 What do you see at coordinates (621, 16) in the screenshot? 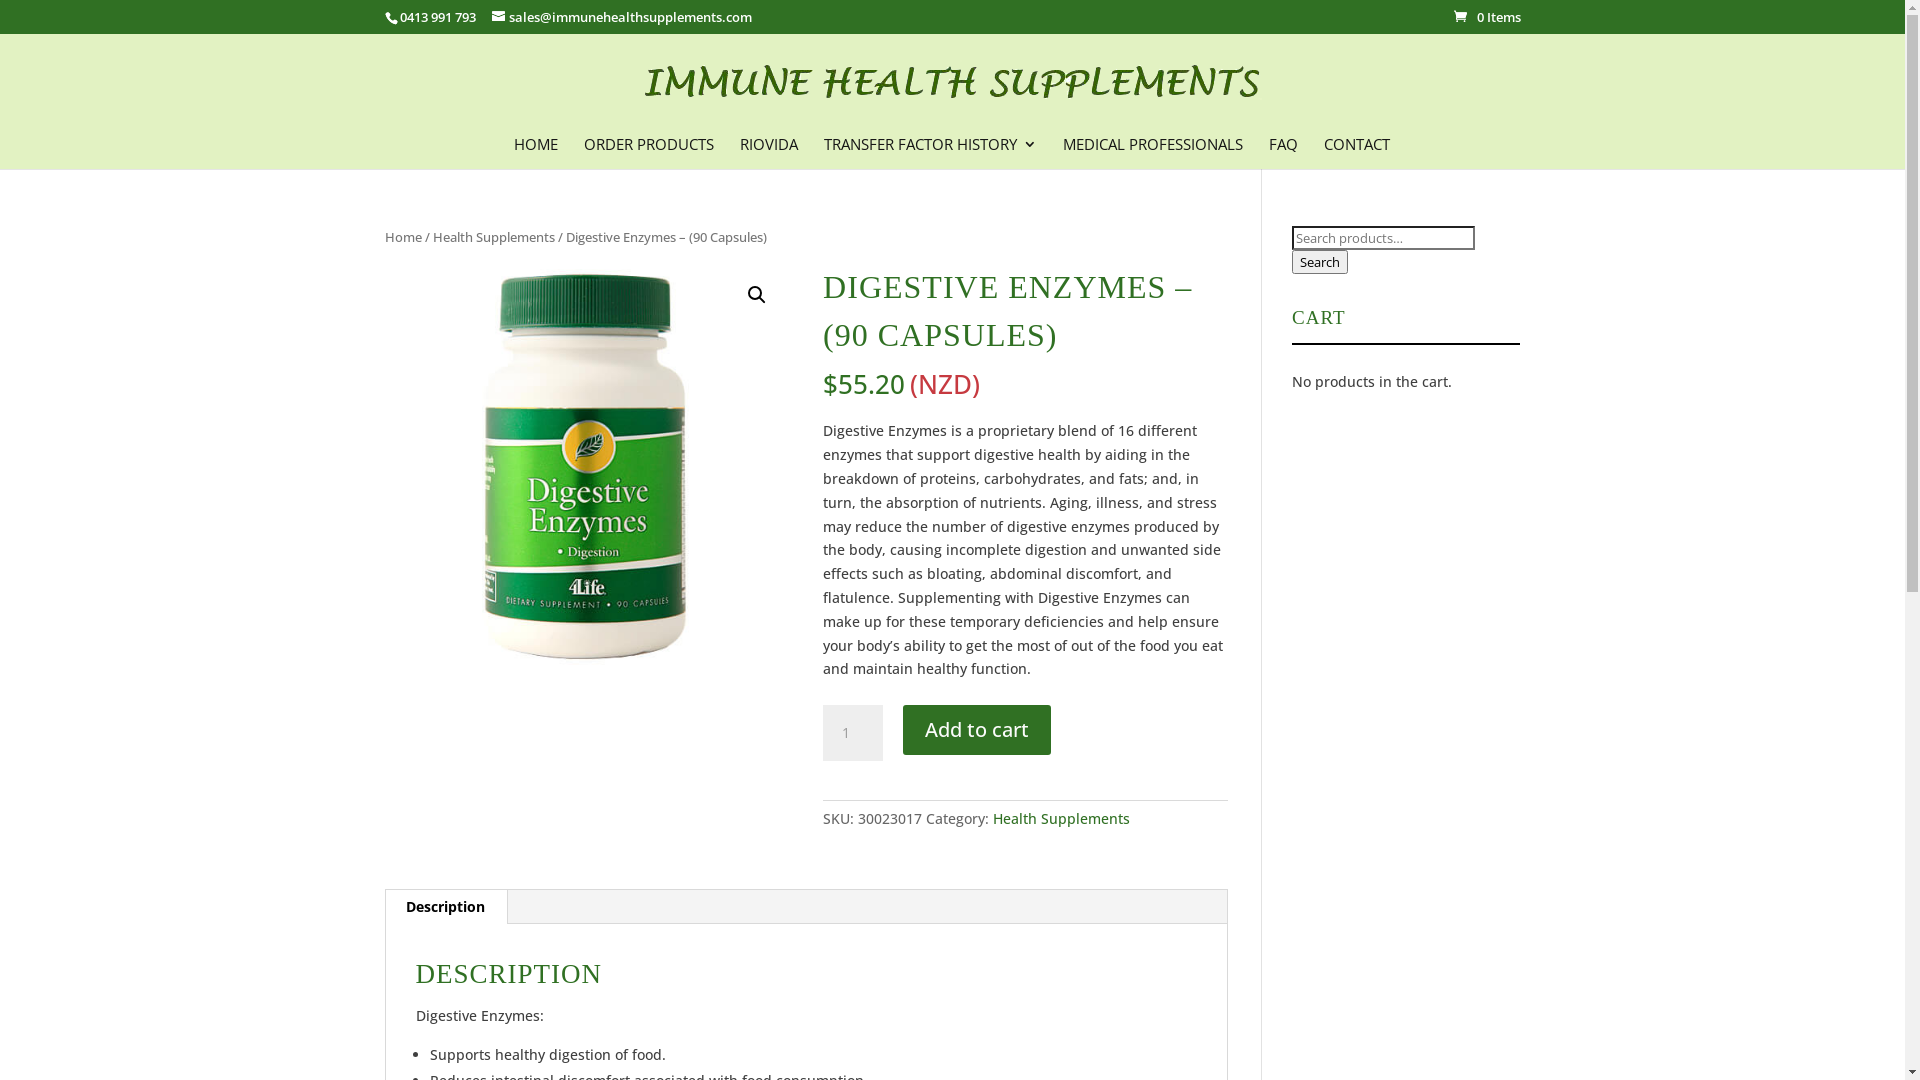
I see `'sales@immunehealthsupplements.com'` at bounding box center [621, 16].